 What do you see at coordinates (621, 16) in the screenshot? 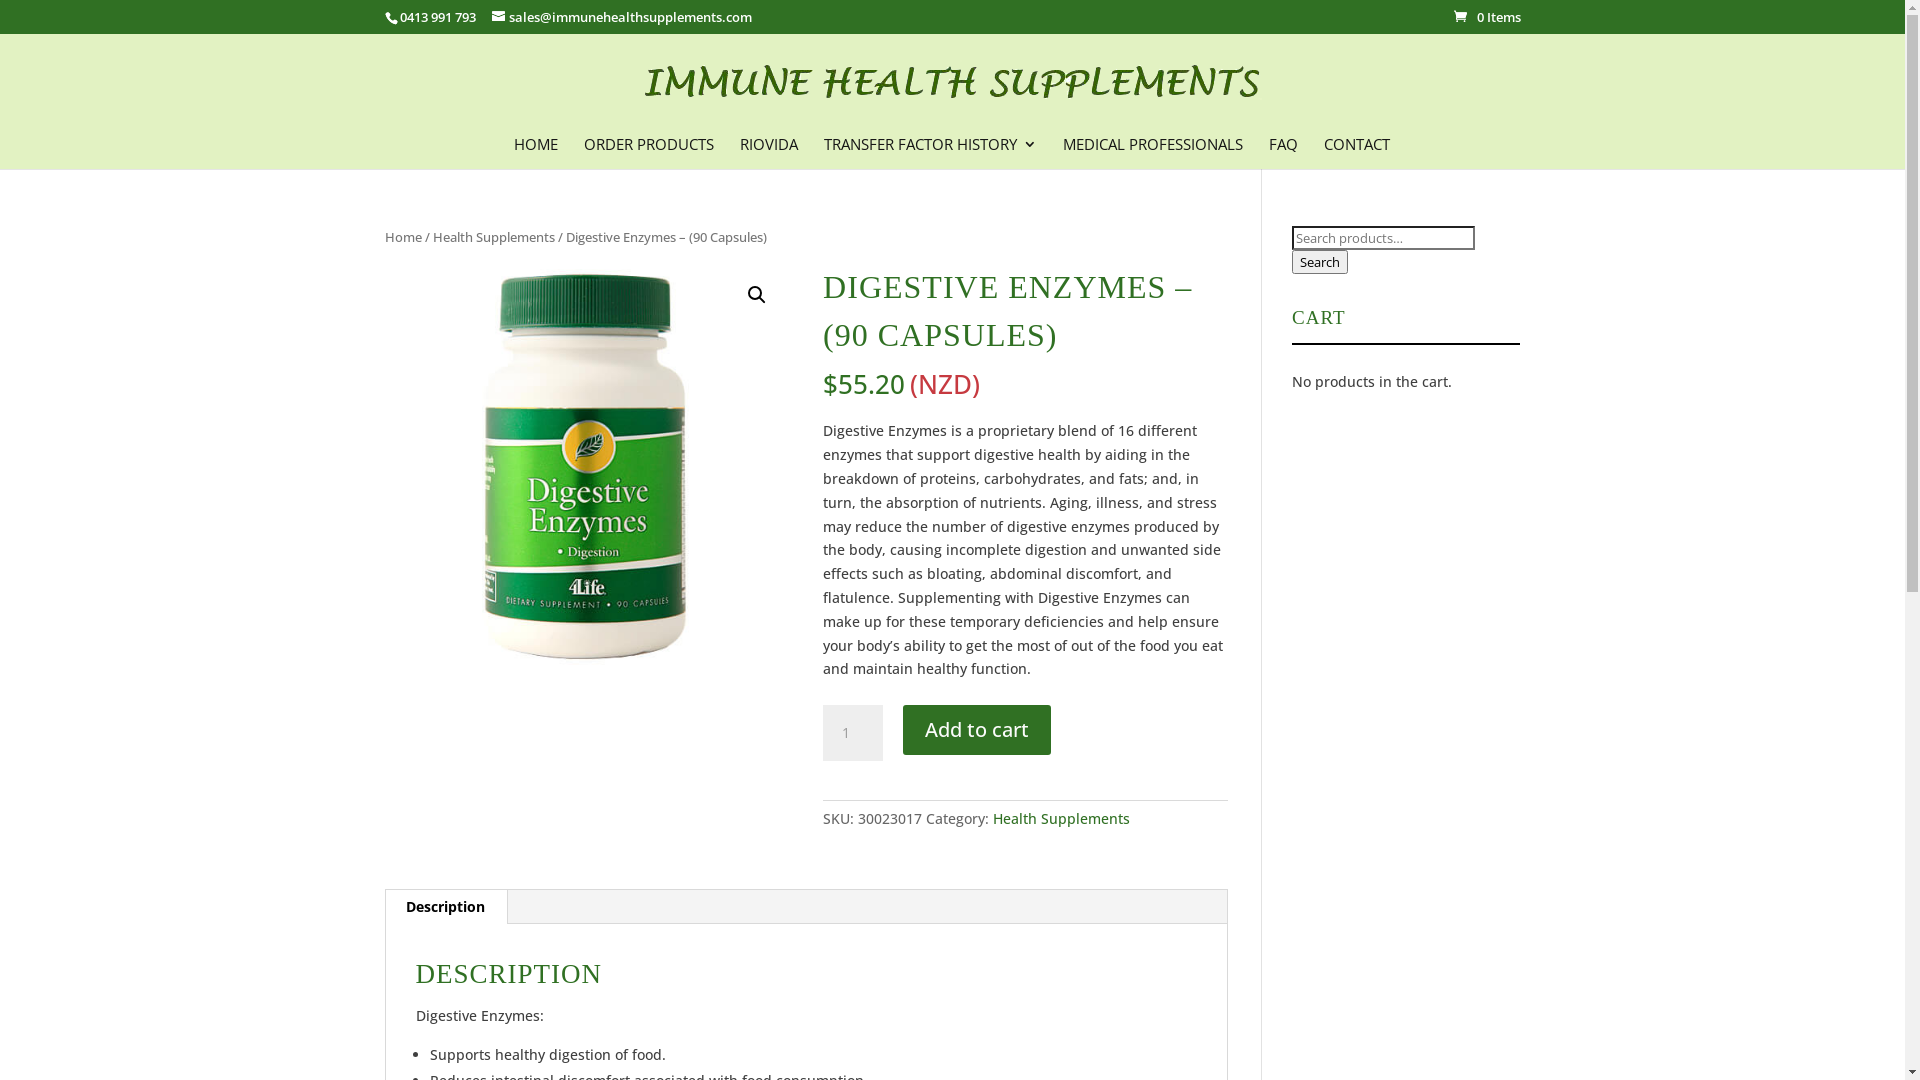
I see `'sales@immunehealthsupplements.com'` at bounding box center [621, 16].